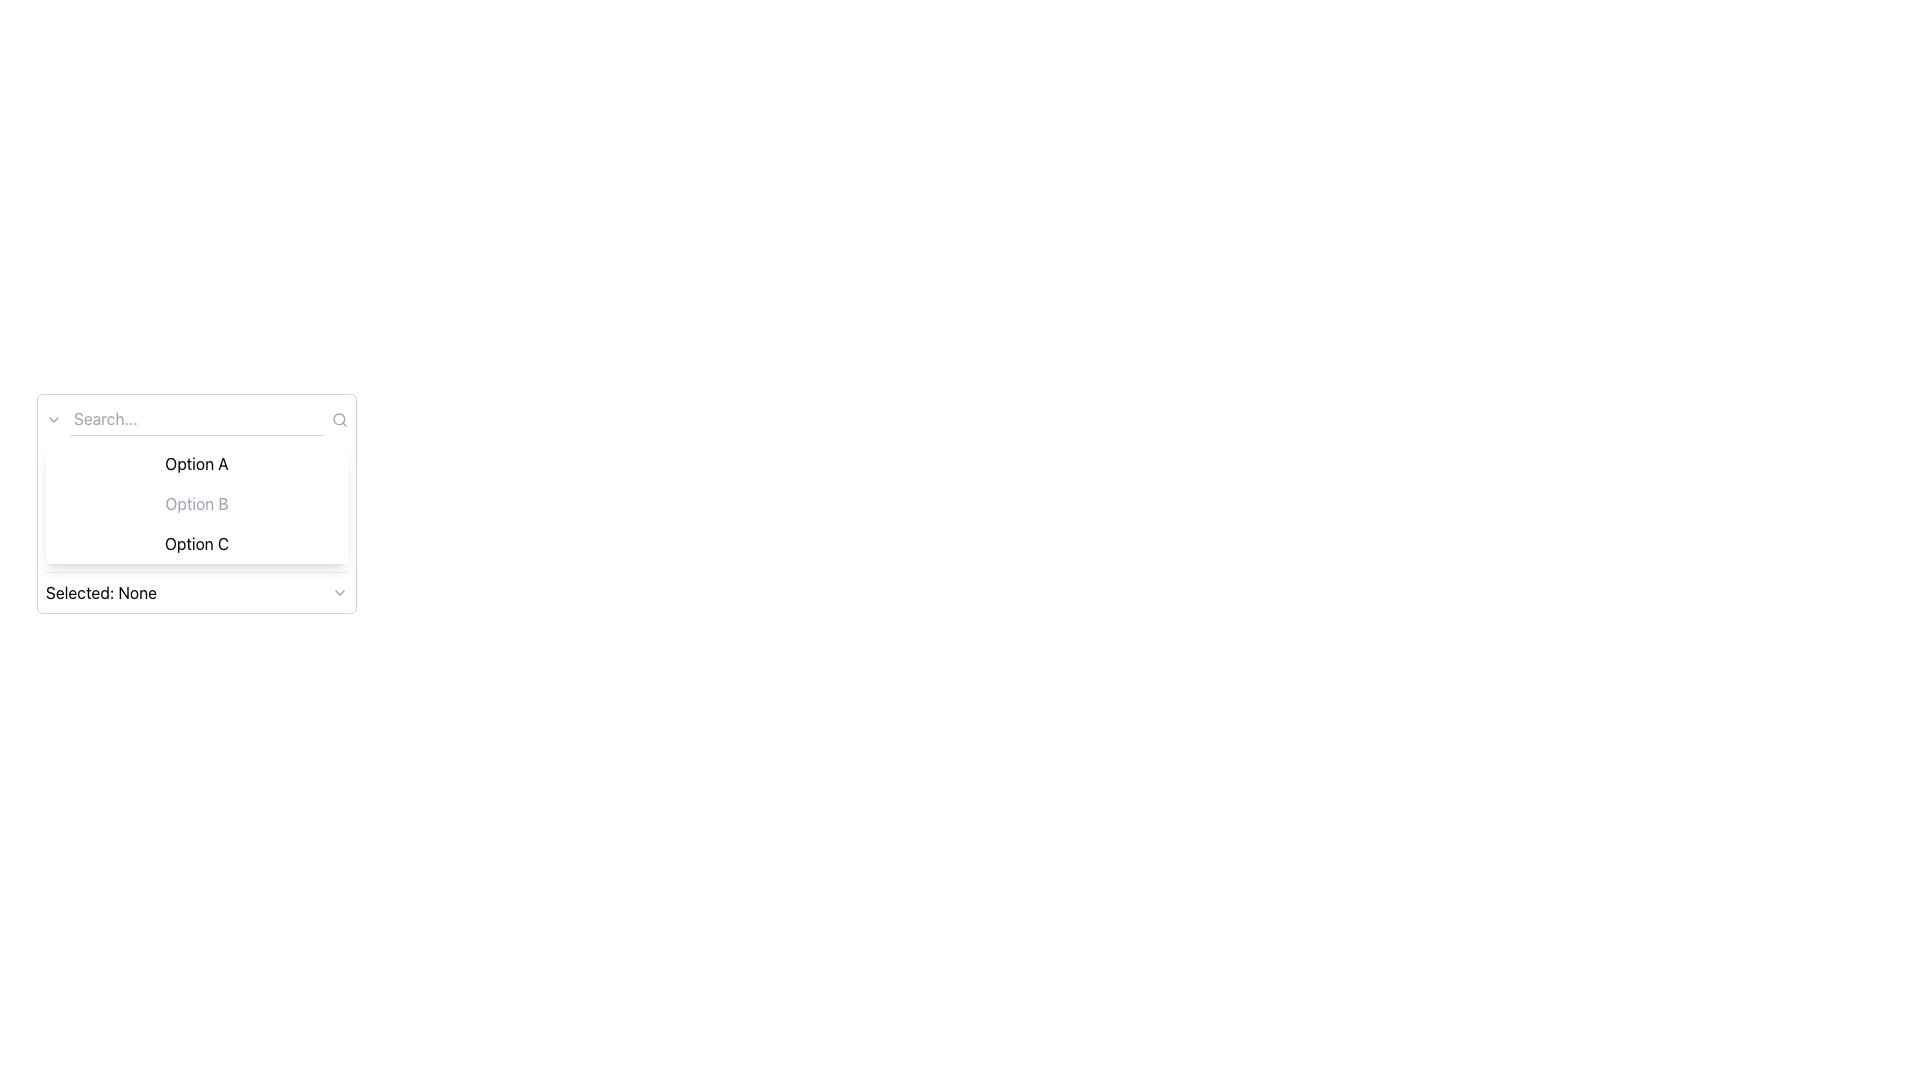 This screenshot has height=1080, width=1920. I want to click on the search icon located at the rightmost side of the horizontal group of elements, so click(340, 418).